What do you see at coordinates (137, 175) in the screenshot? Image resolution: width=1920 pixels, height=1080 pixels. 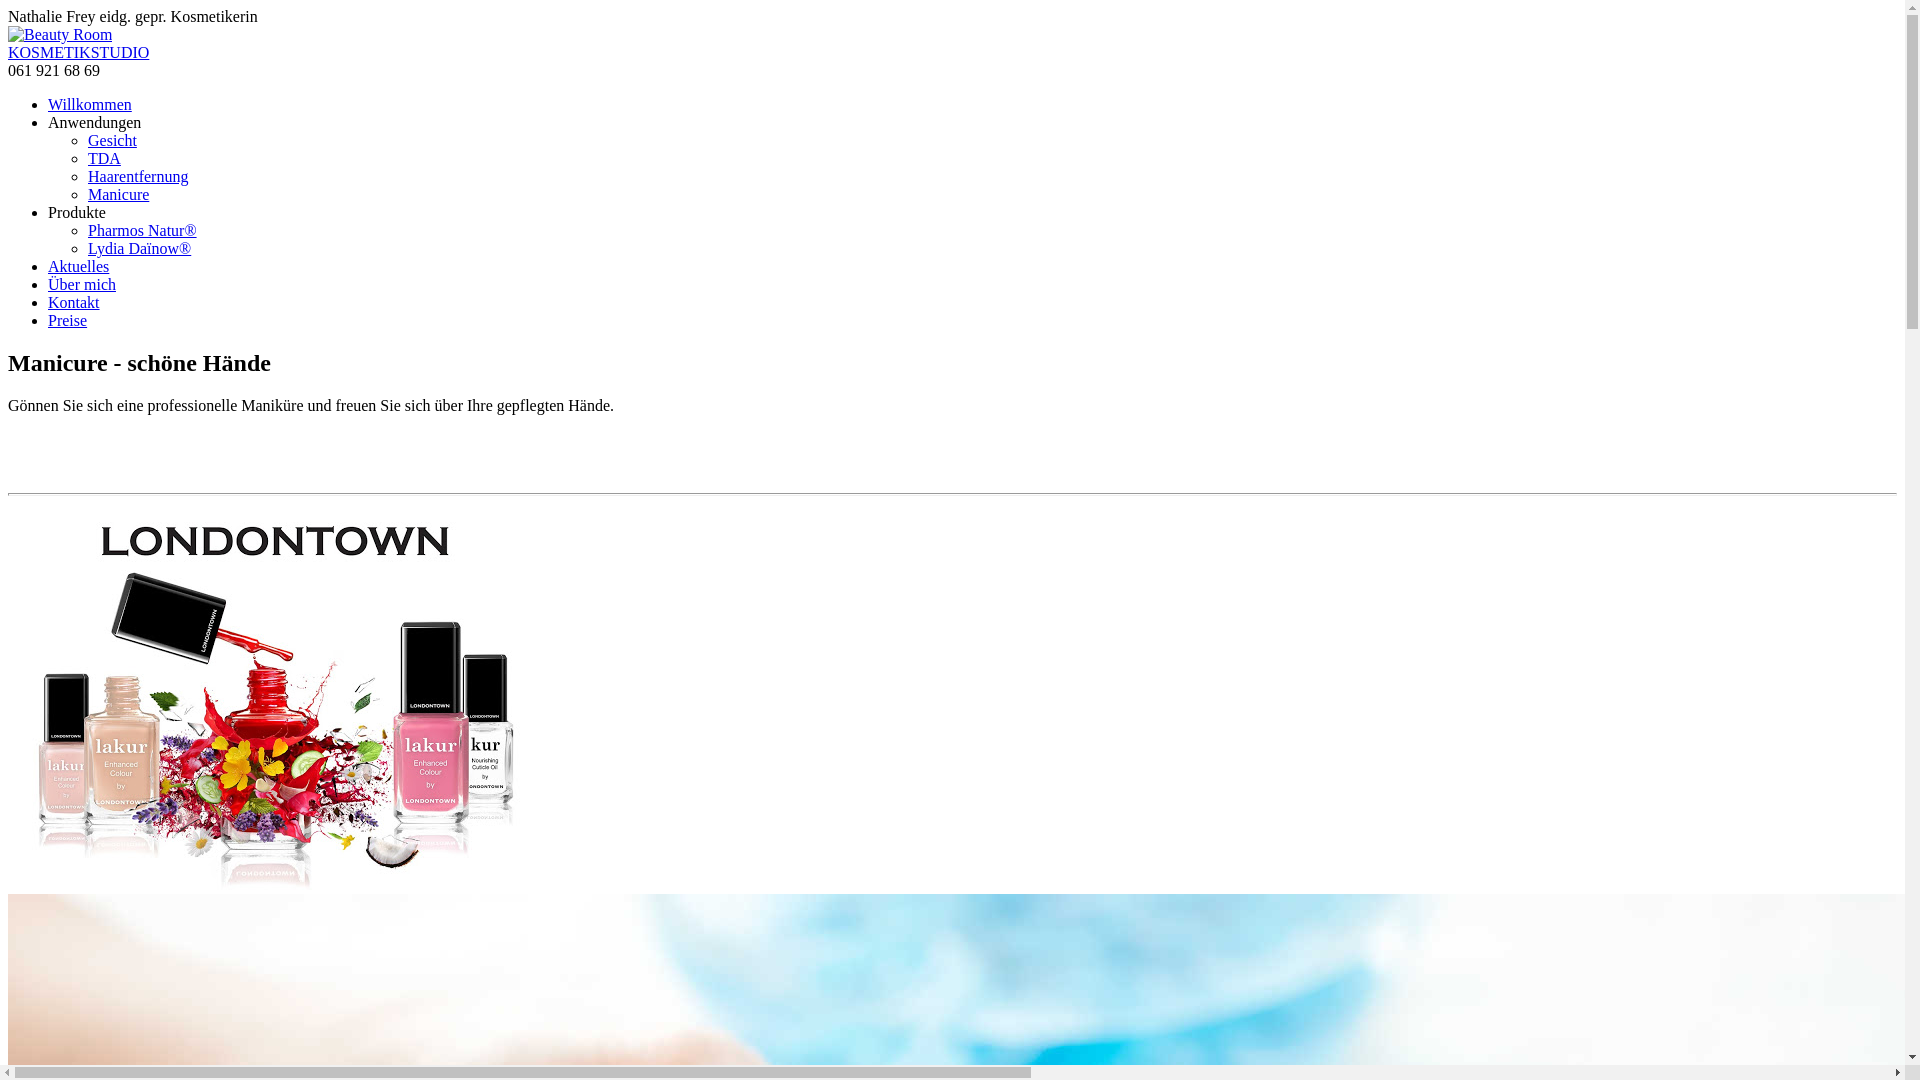 I see `'Haarentfernung'` at bounding box center [137, 175].